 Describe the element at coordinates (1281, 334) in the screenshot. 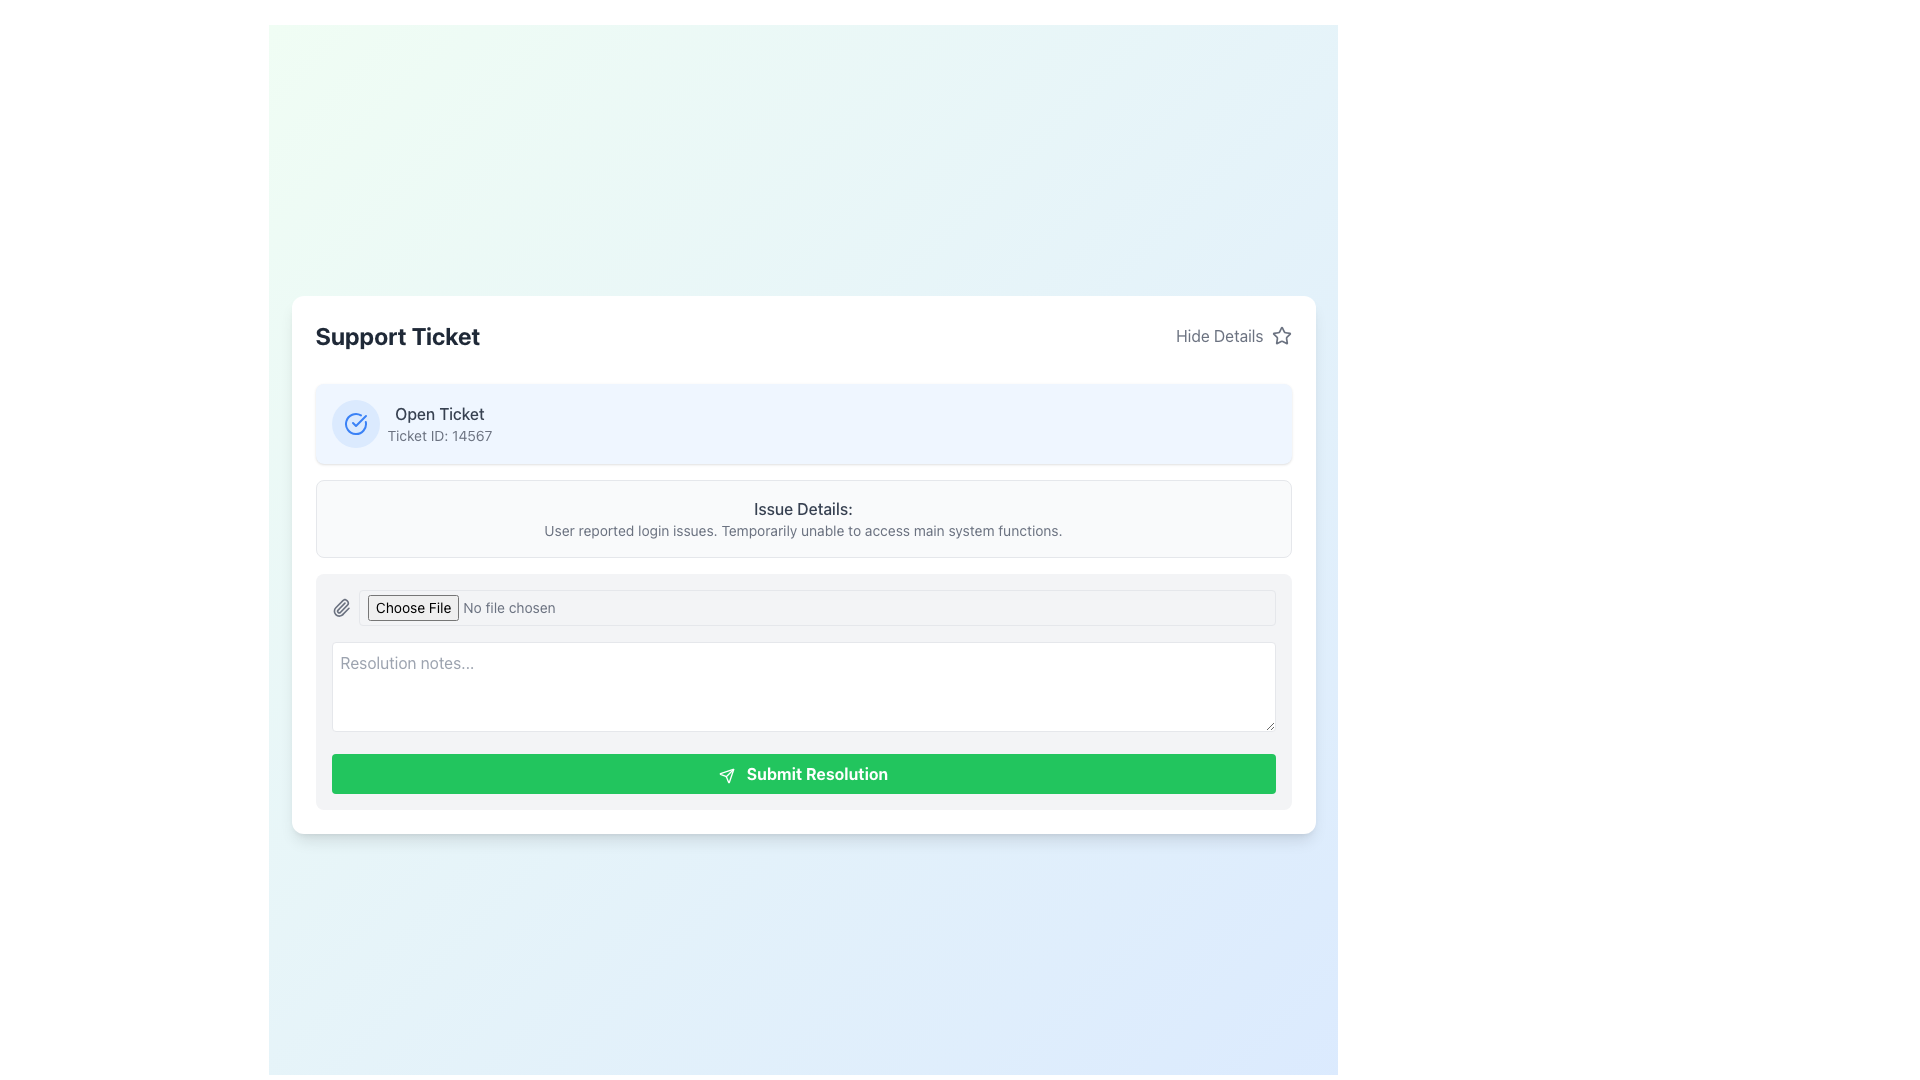

I see `the star-shaped icon in the right-hand corner of the 'Support Ticket' panel` at that location.